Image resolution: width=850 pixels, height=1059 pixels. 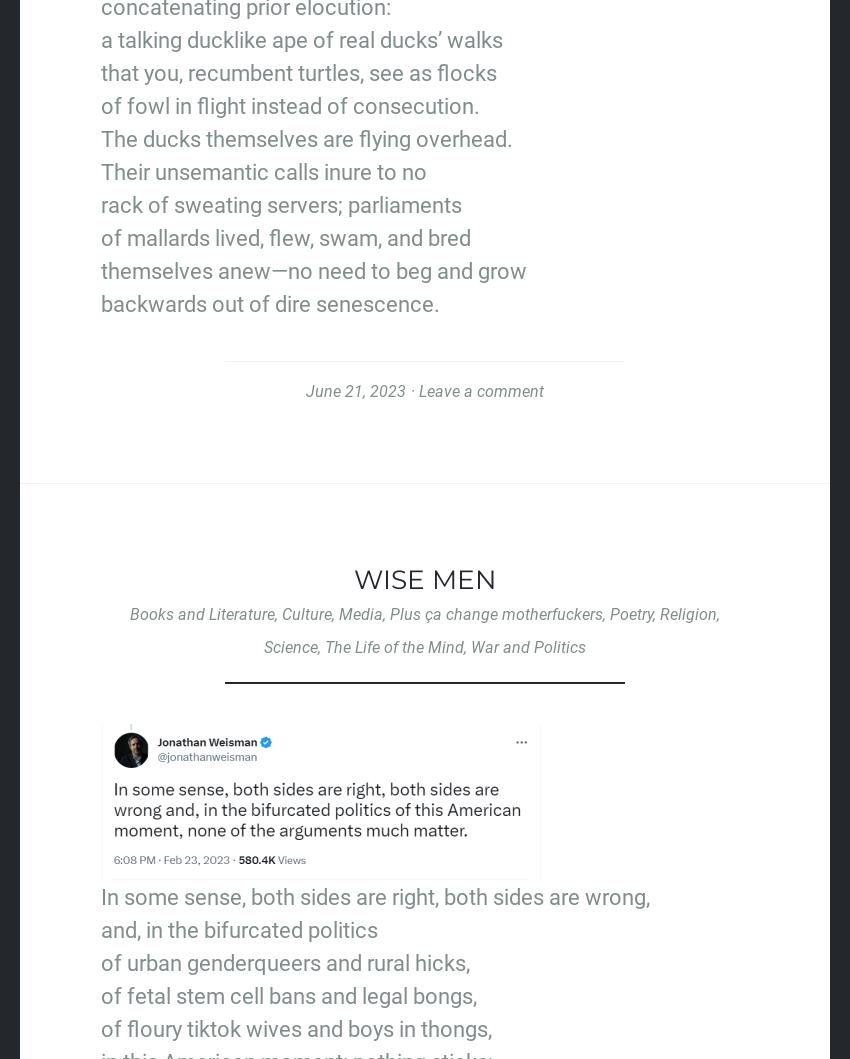 What do you see at coordinates (299, 73) in the screenshot?
I see `'that you, recumbent turtles, see as flocks'` at bounding box center [299, 73].